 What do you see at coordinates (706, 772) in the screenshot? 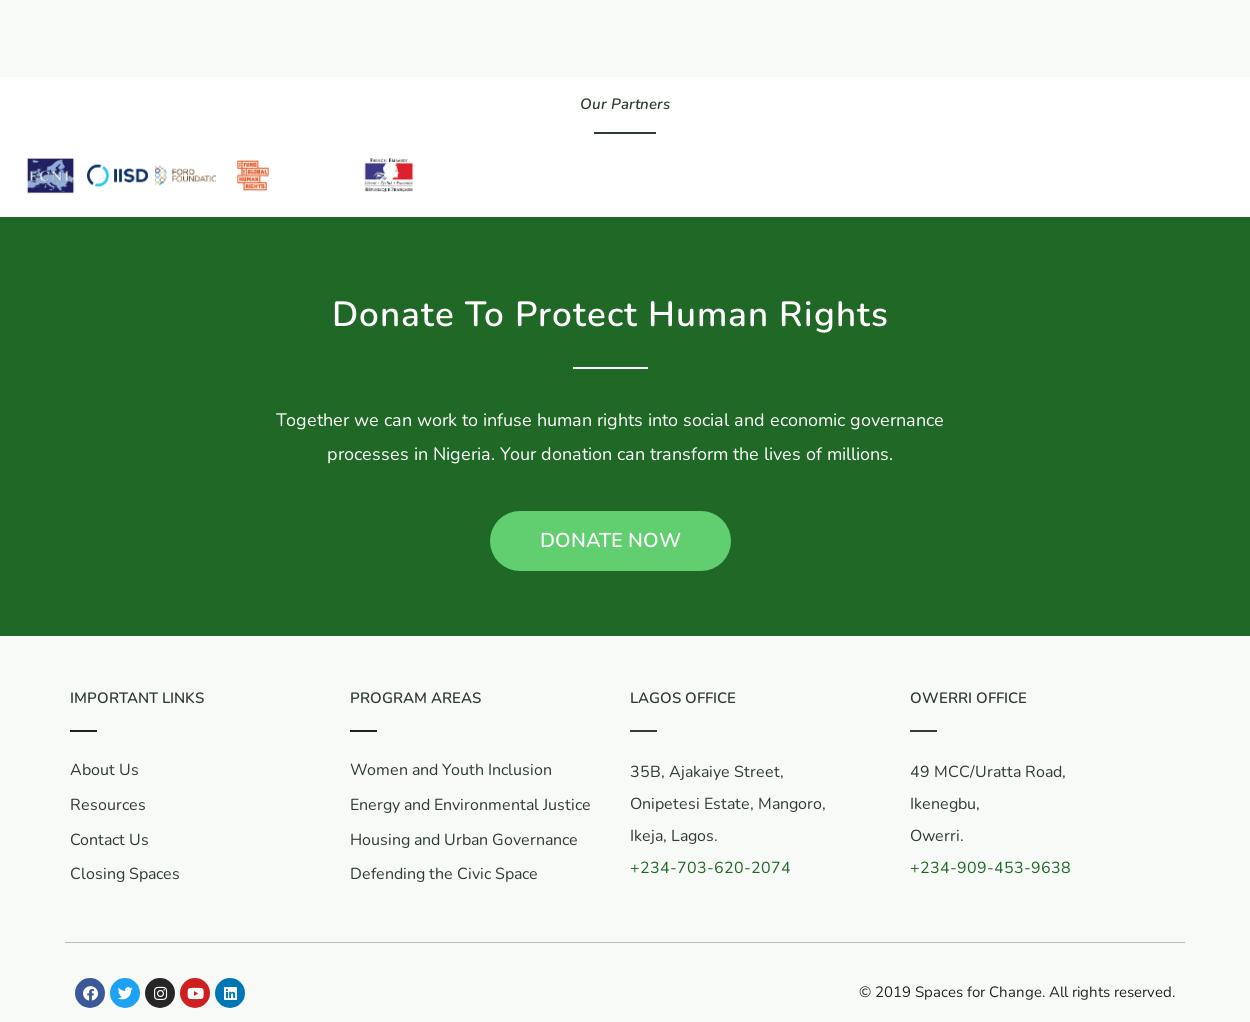
I see `'35B, Ajakaiye Street,'` at bounding box center [706, 772].